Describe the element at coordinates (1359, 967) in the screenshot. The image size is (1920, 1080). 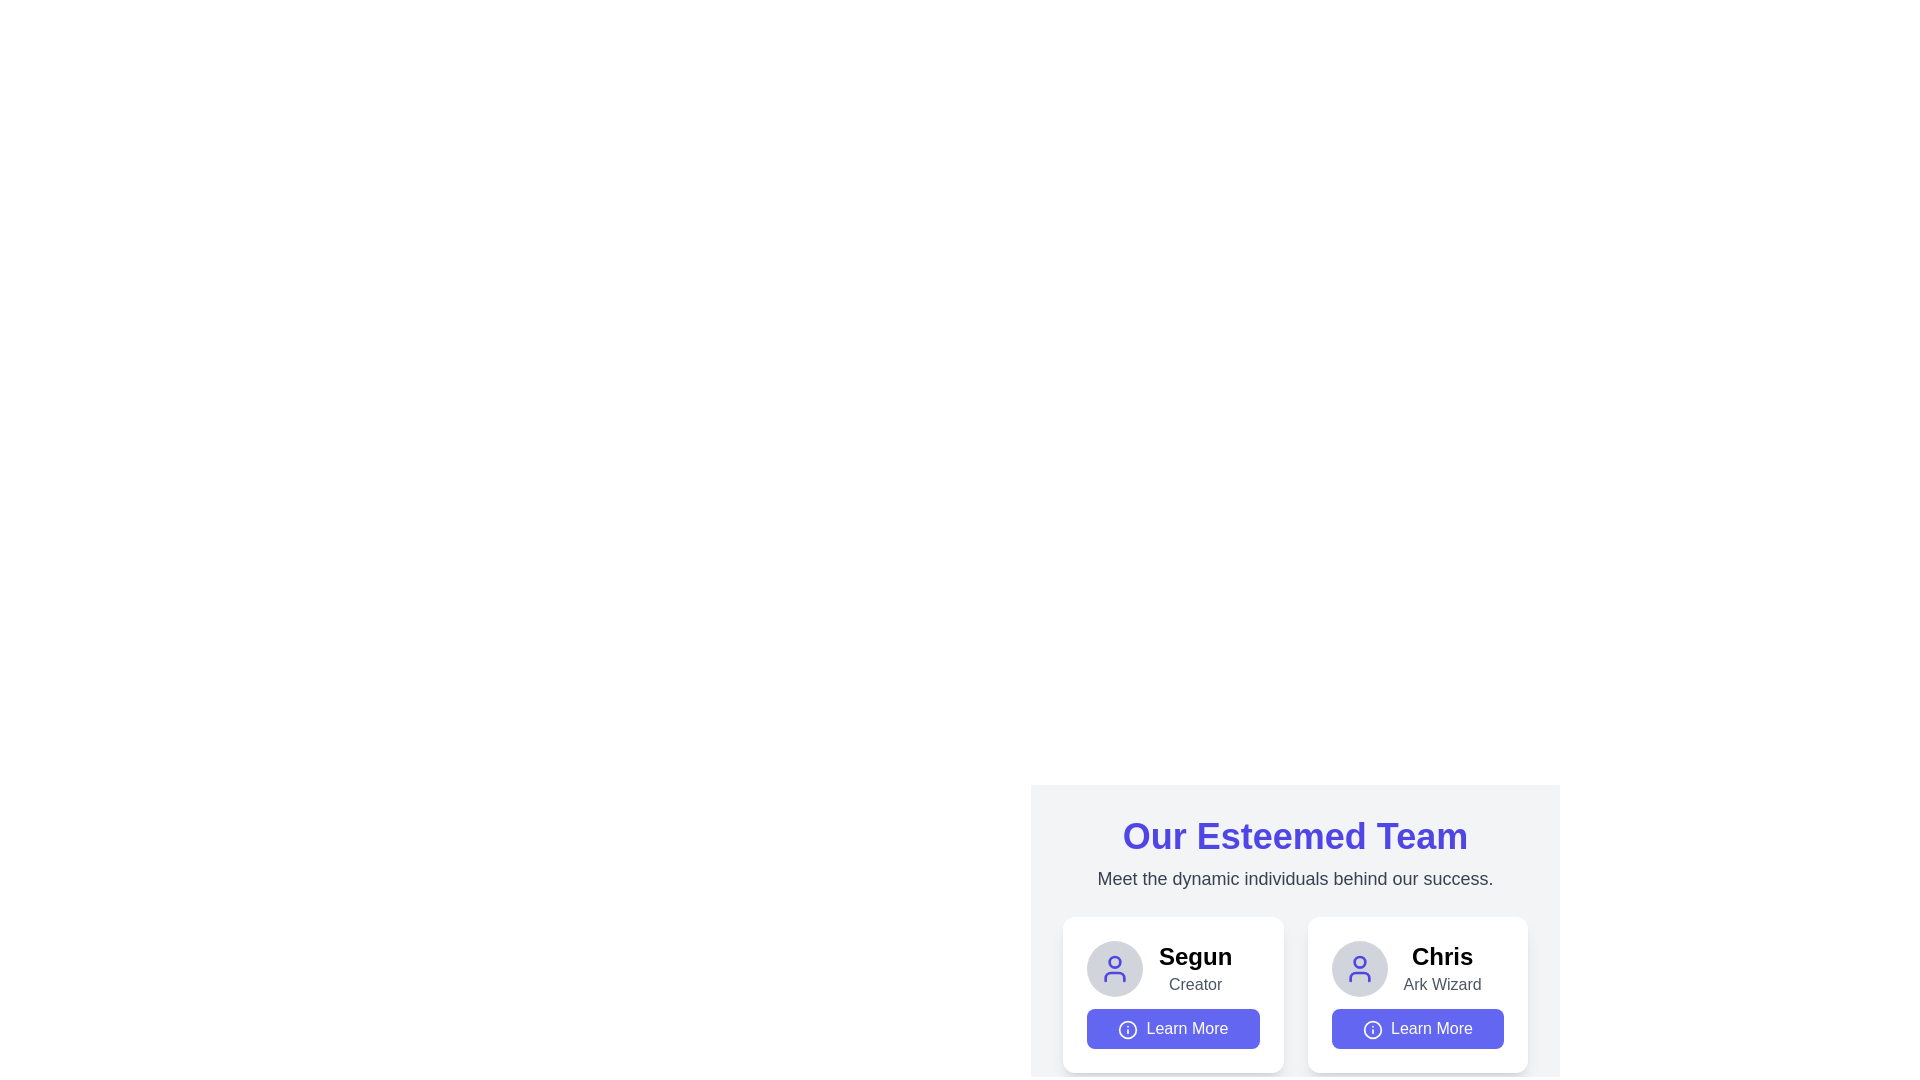
I see `the avatar representing user 'Chris Ark Wizard' located on the right side of the team members section` at that location.